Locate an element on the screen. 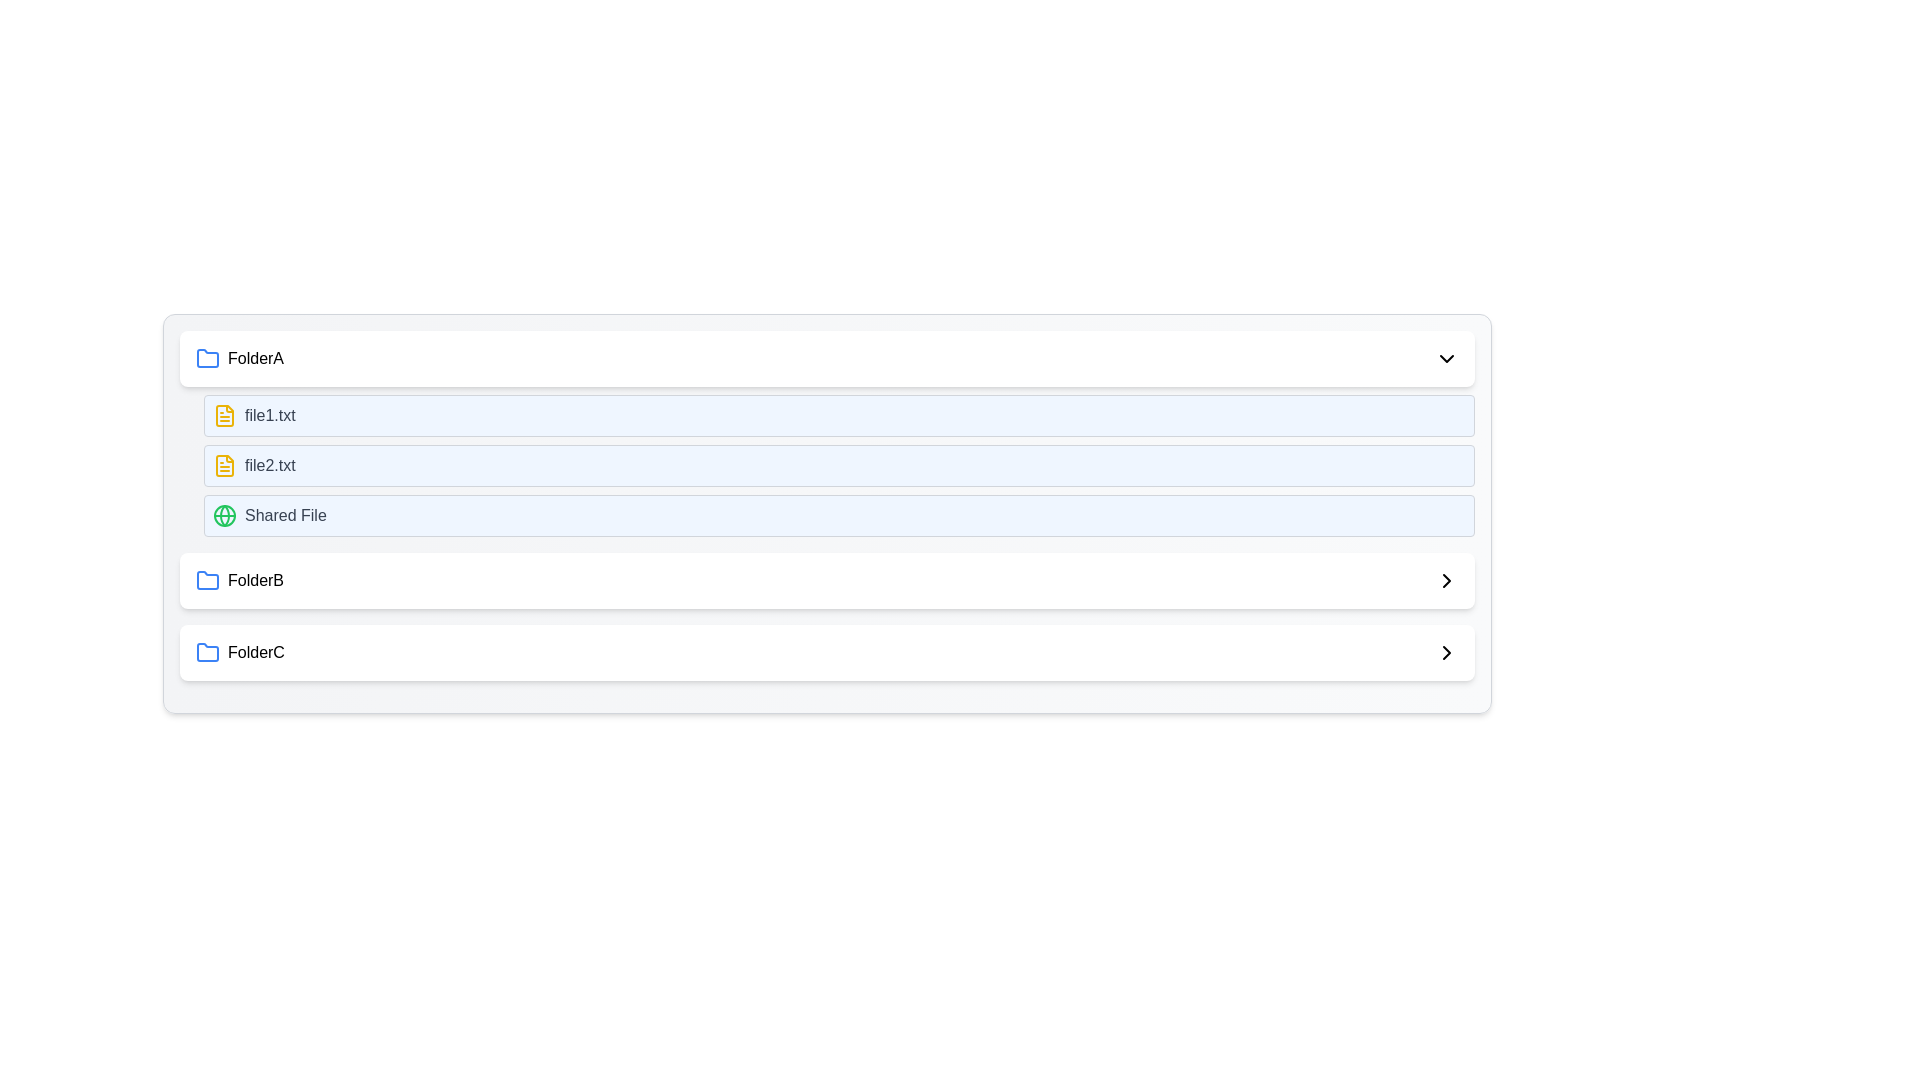  the label representing the folder named 'FolderA' in the file browser interface, which is located at the topmost entry of the vertical list structure is located at coordinates (240, 357).